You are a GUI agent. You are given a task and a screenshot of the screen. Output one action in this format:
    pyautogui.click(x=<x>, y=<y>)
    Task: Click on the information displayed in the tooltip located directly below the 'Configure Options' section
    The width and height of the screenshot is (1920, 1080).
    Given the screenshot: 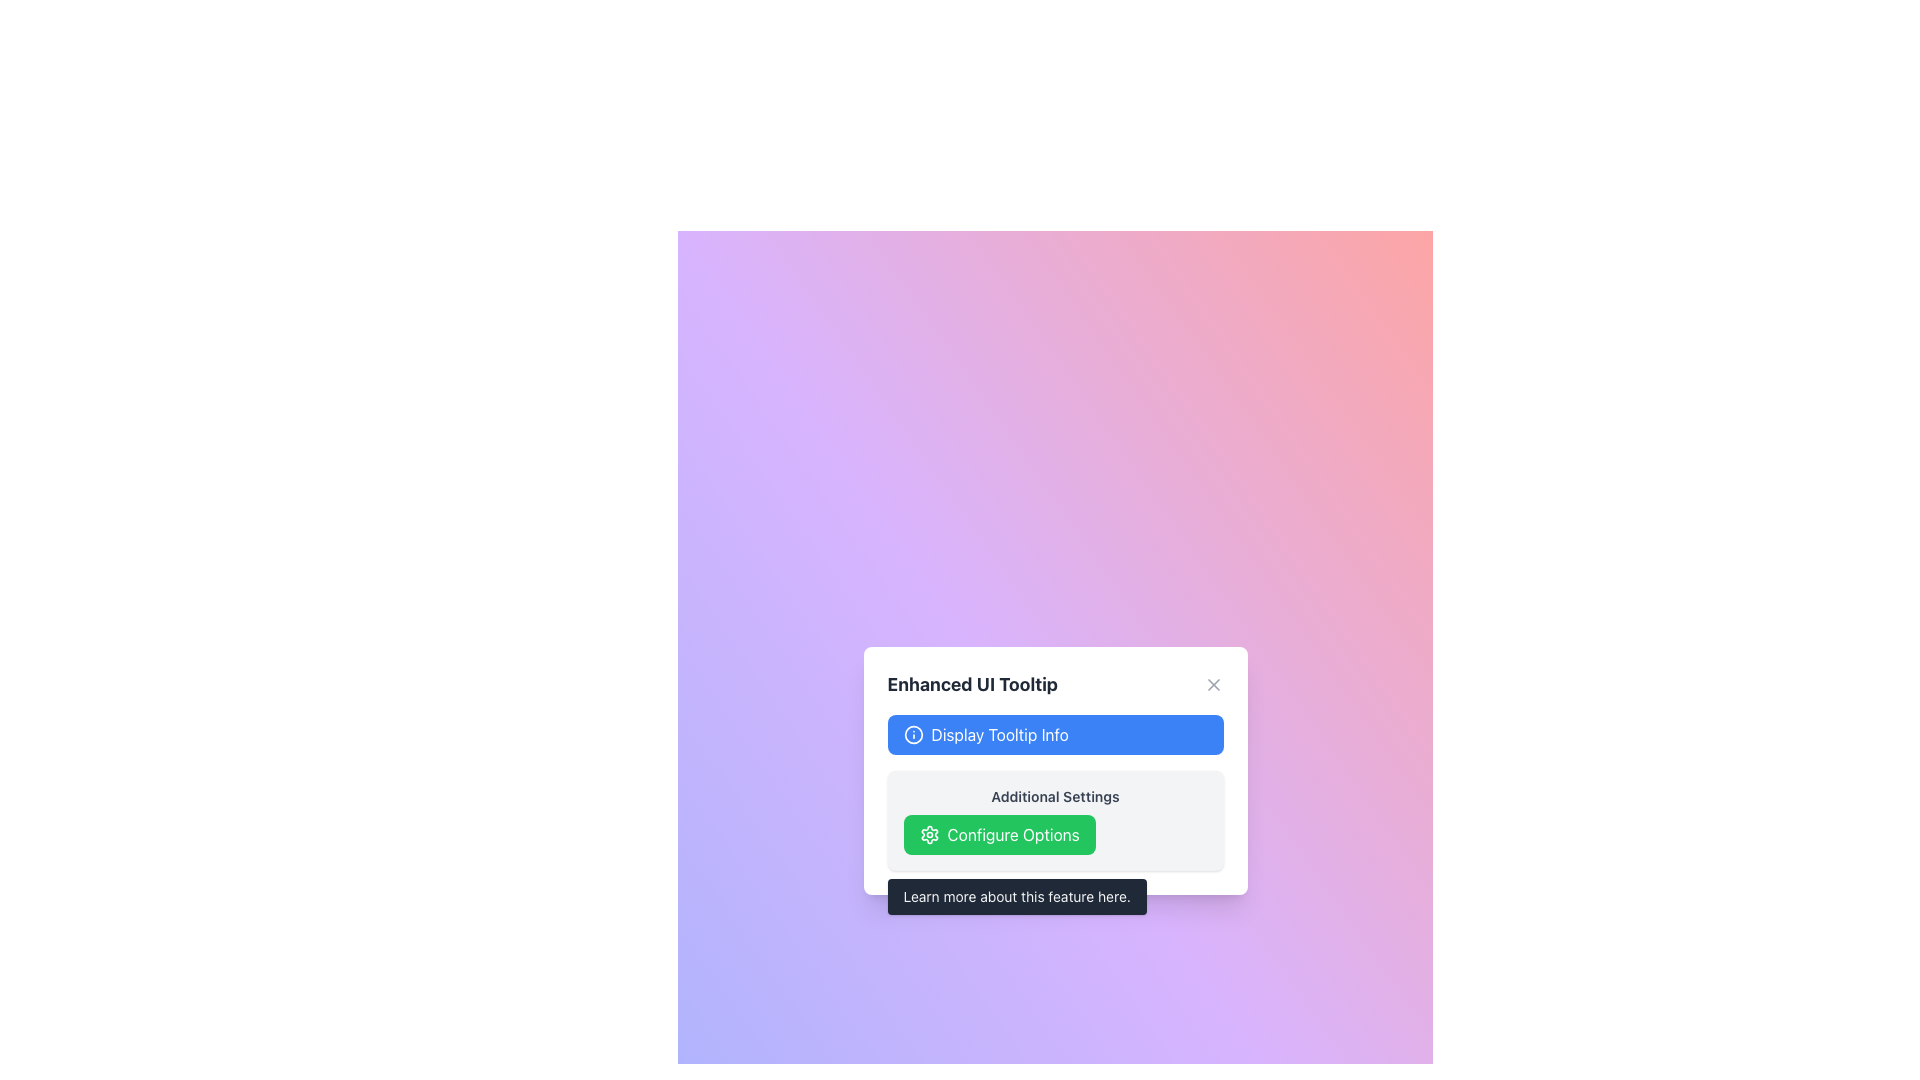 What is the action you would take?
    pyautogui.click(x=1017, y=896)
    